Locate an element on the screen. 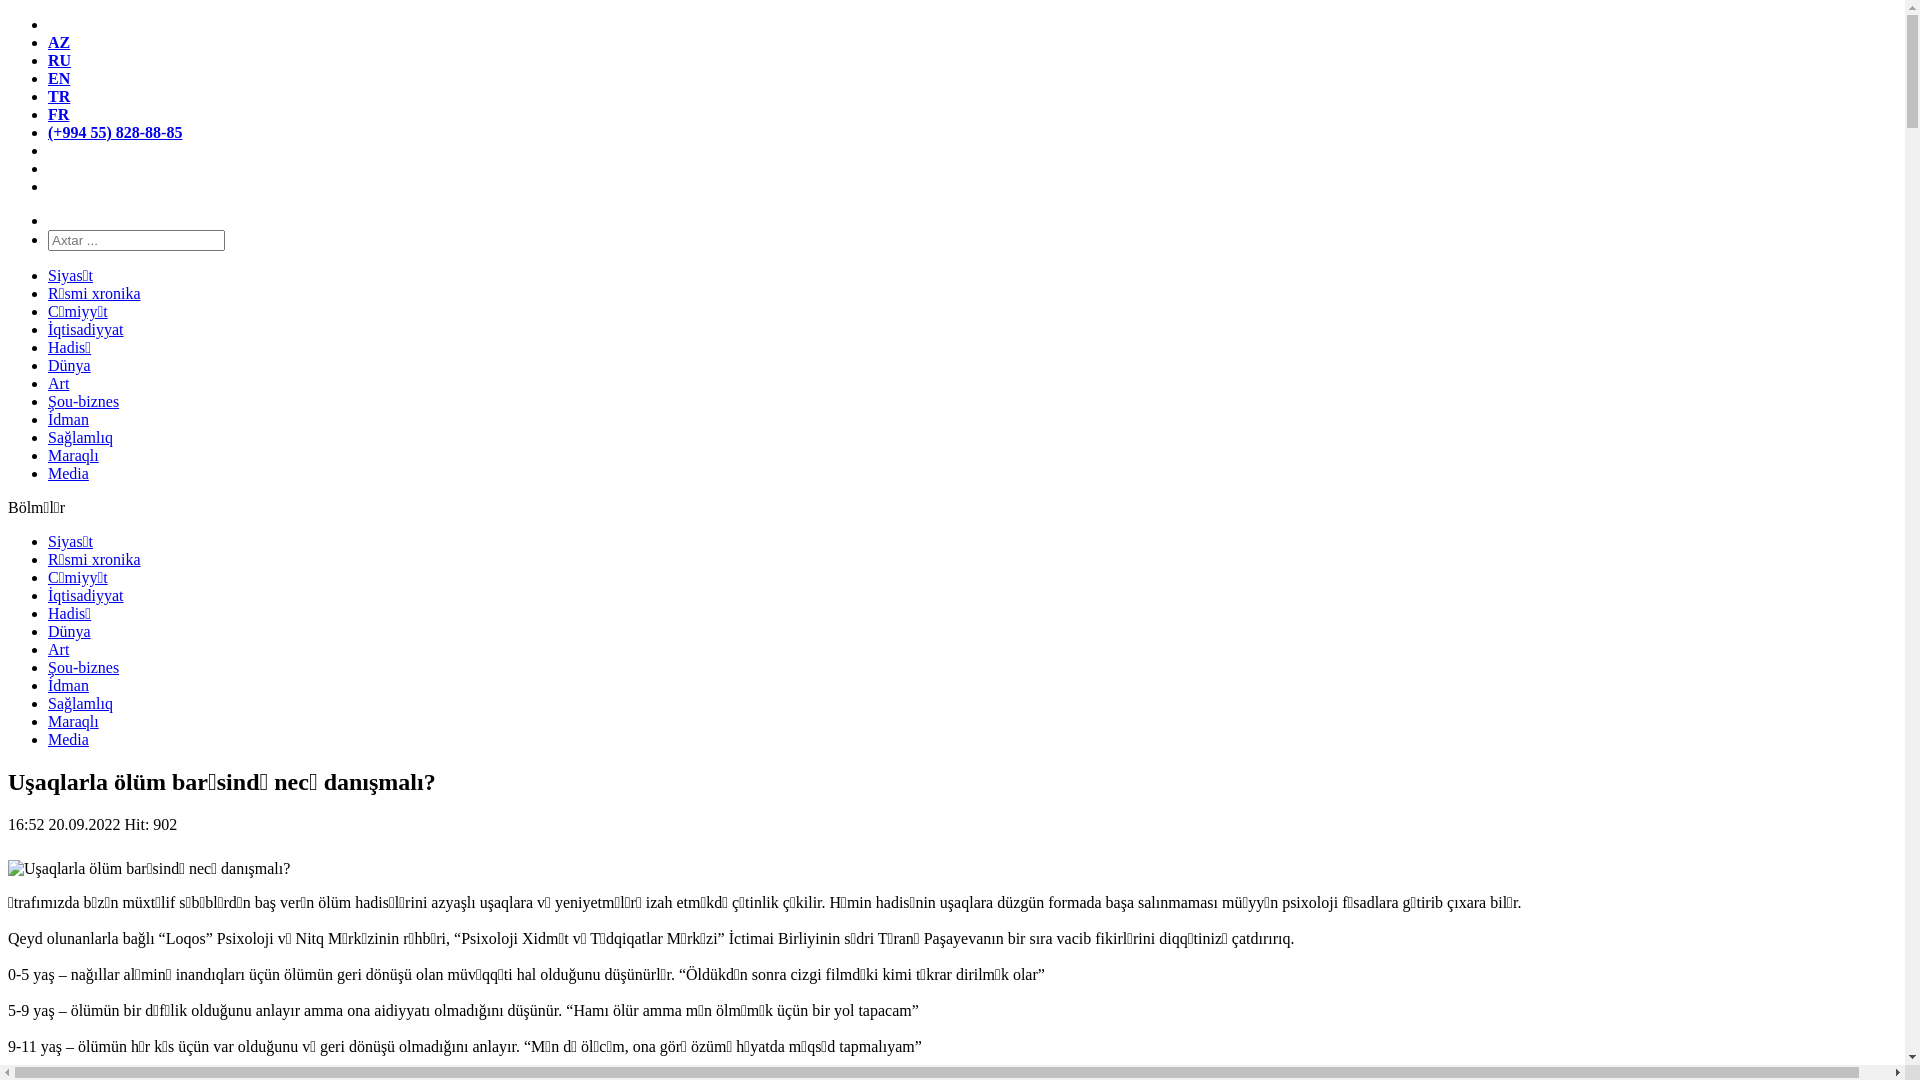 Image resolution: width=1920 pixels, height=1080 pixels. 'TR' is located at coordinates (58, 96).